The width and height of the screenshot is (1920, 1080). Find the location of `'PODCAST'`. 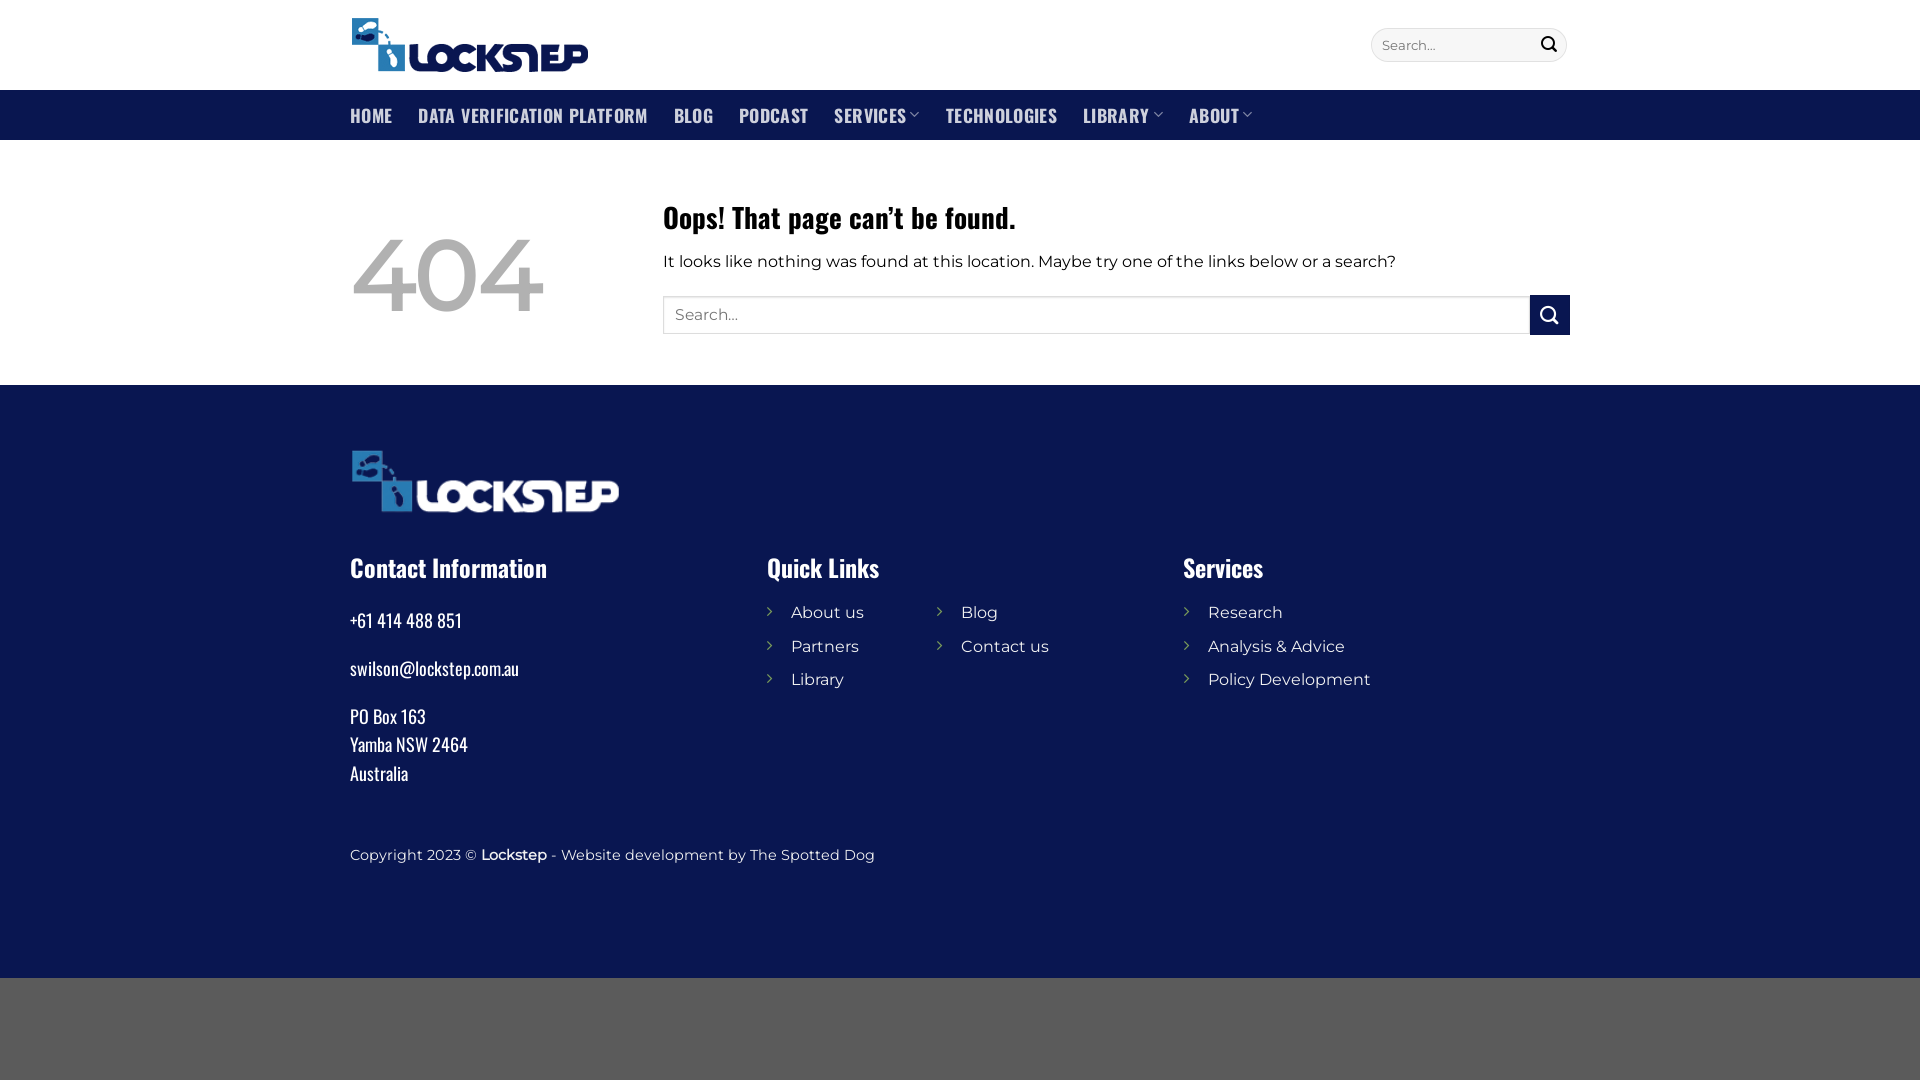

'PODCAST' is located at coordinates (772, 115).